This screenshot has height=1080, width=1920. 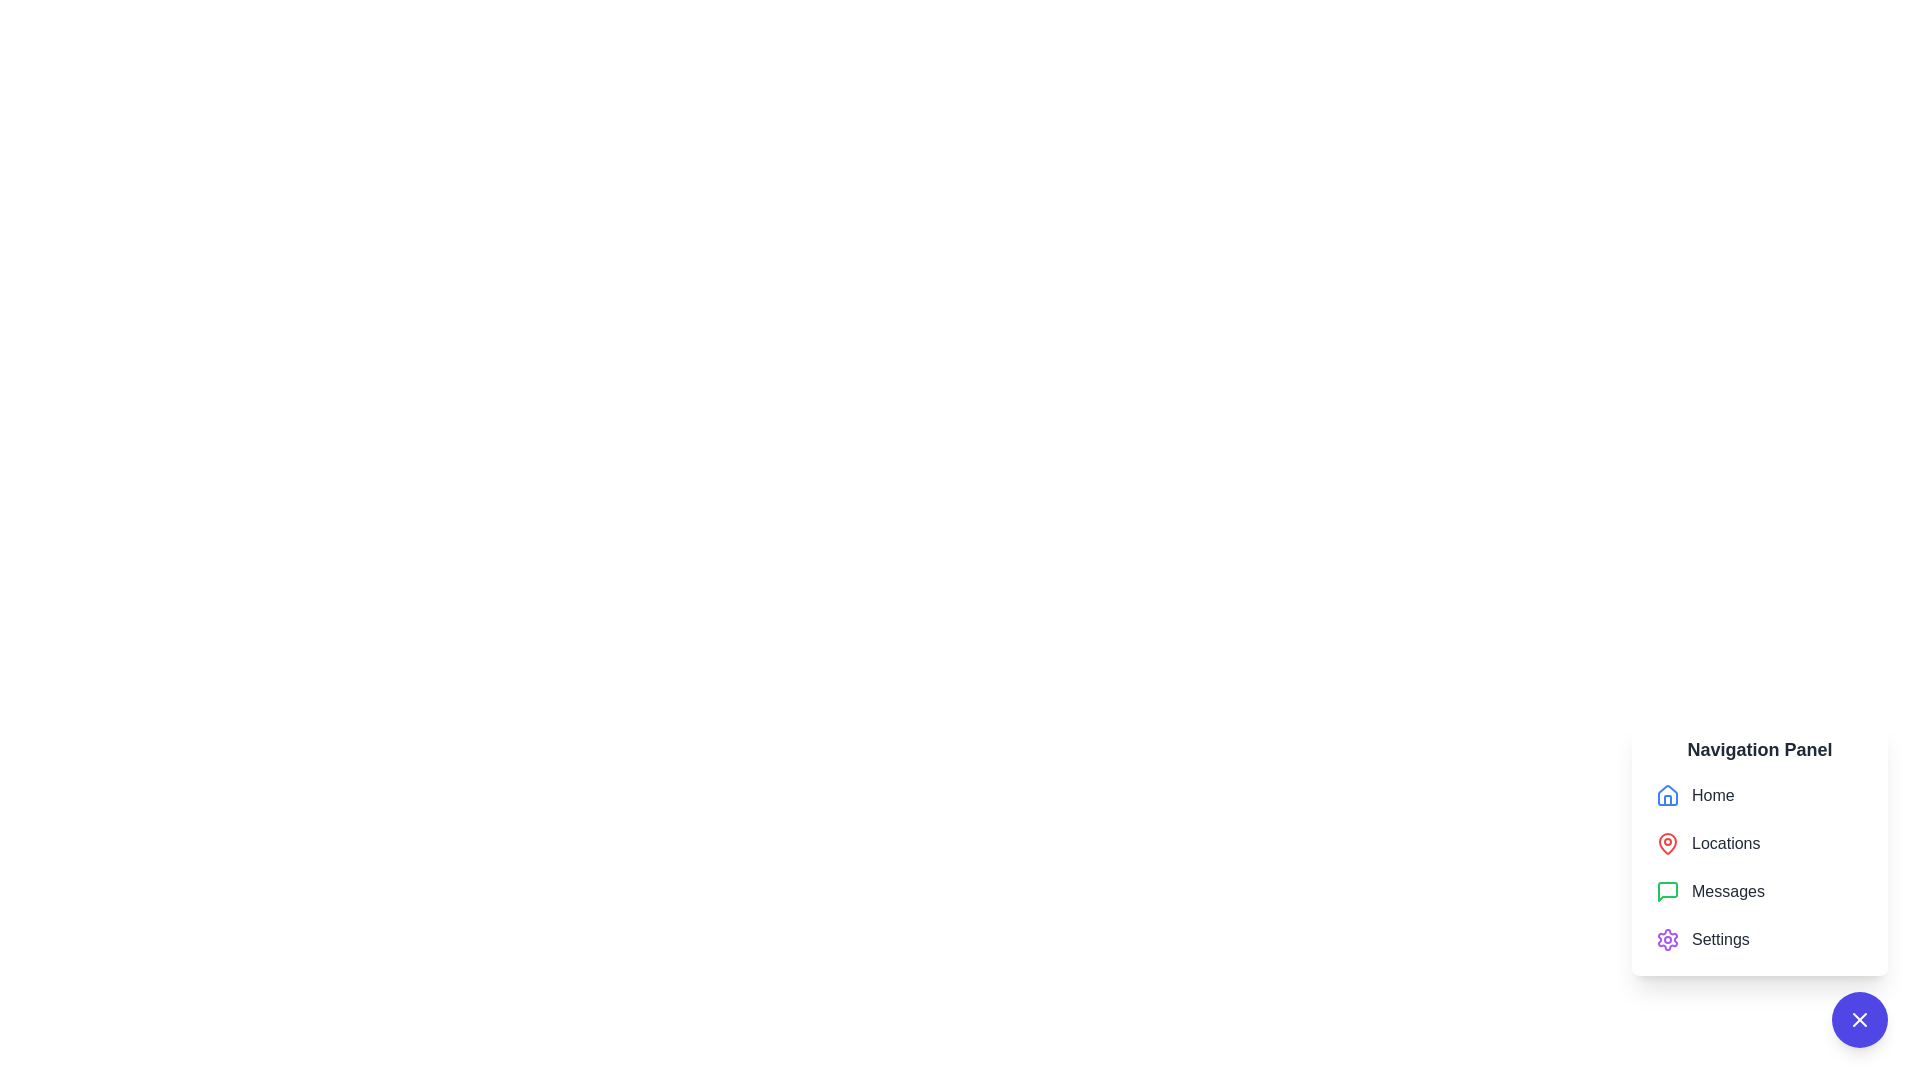 I want to click on the navigation menu item that redirects users to the messaging section, located as the third item in a vertical list at the bottom-right corner of the interface, so click(x=1760, y=882).